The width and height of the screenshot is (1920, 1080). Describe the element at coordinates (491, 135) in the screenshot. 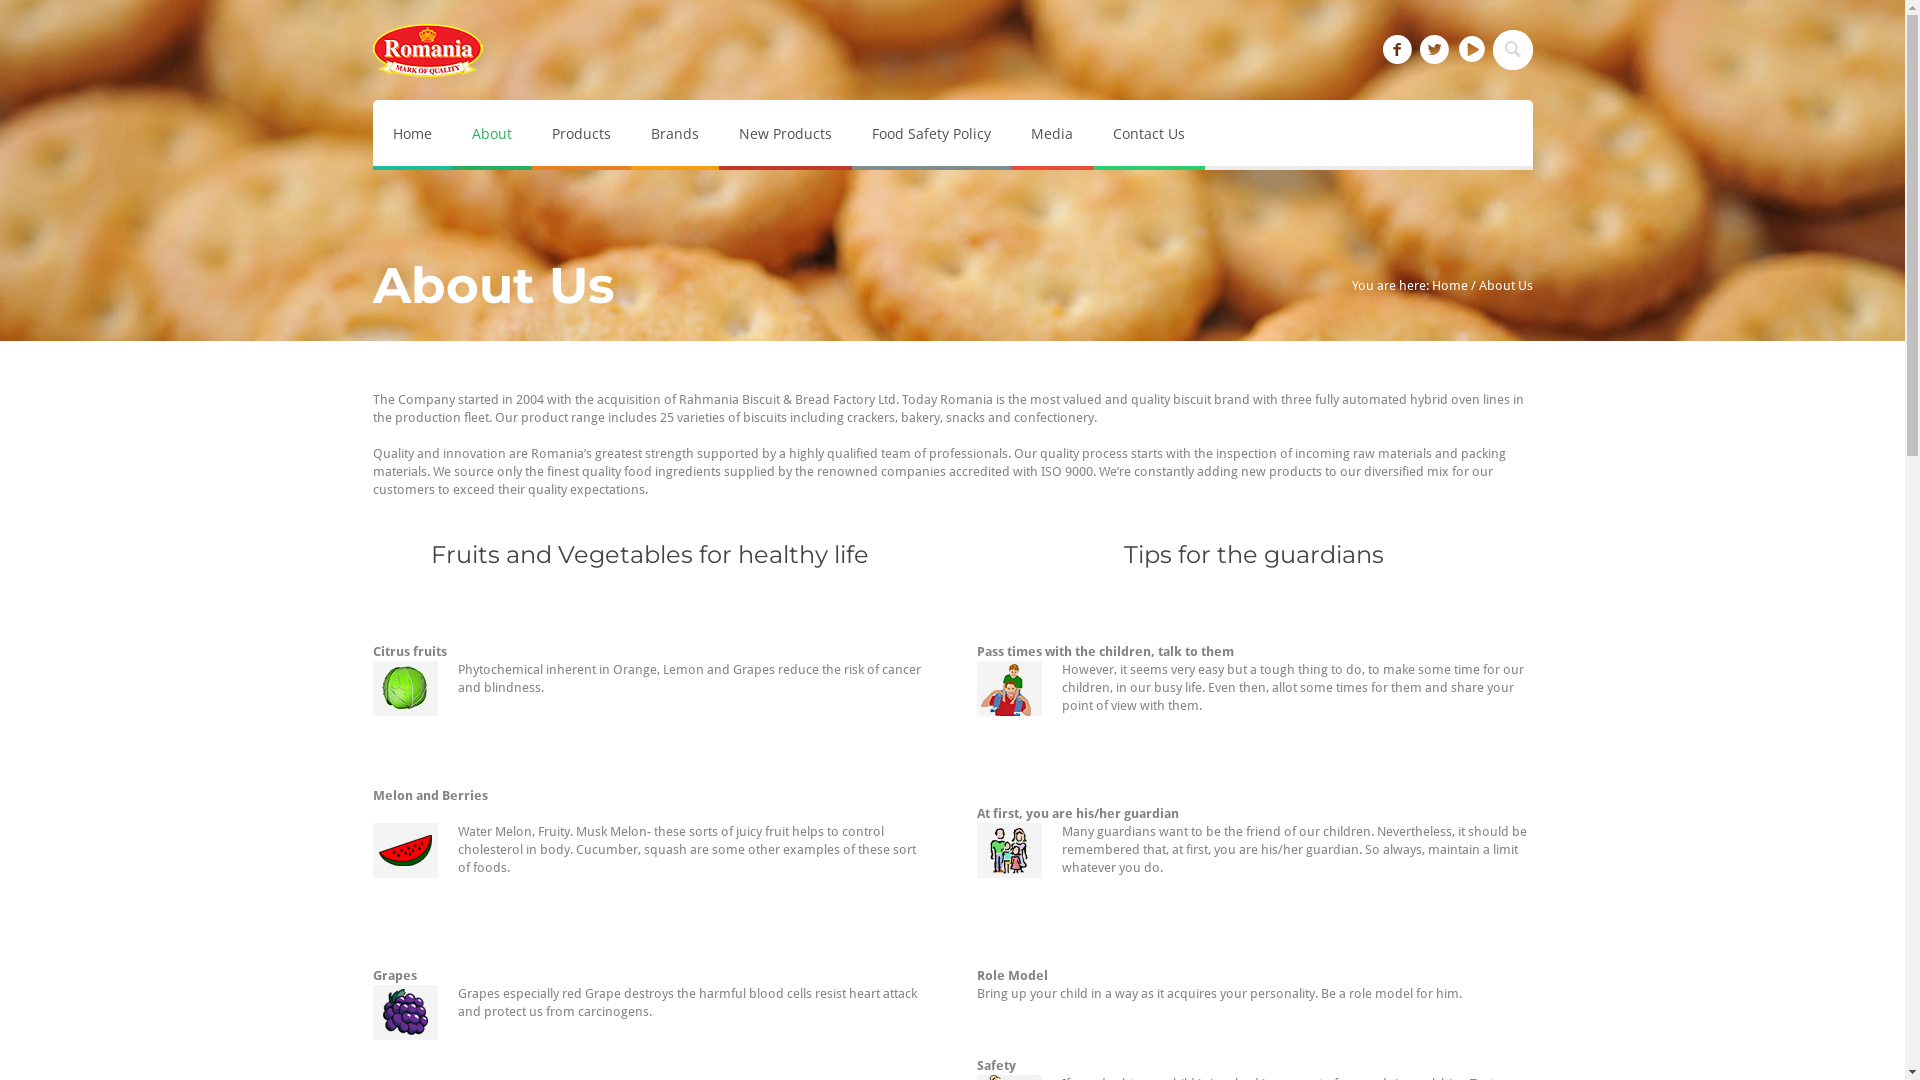

I see `'About'` at that location.